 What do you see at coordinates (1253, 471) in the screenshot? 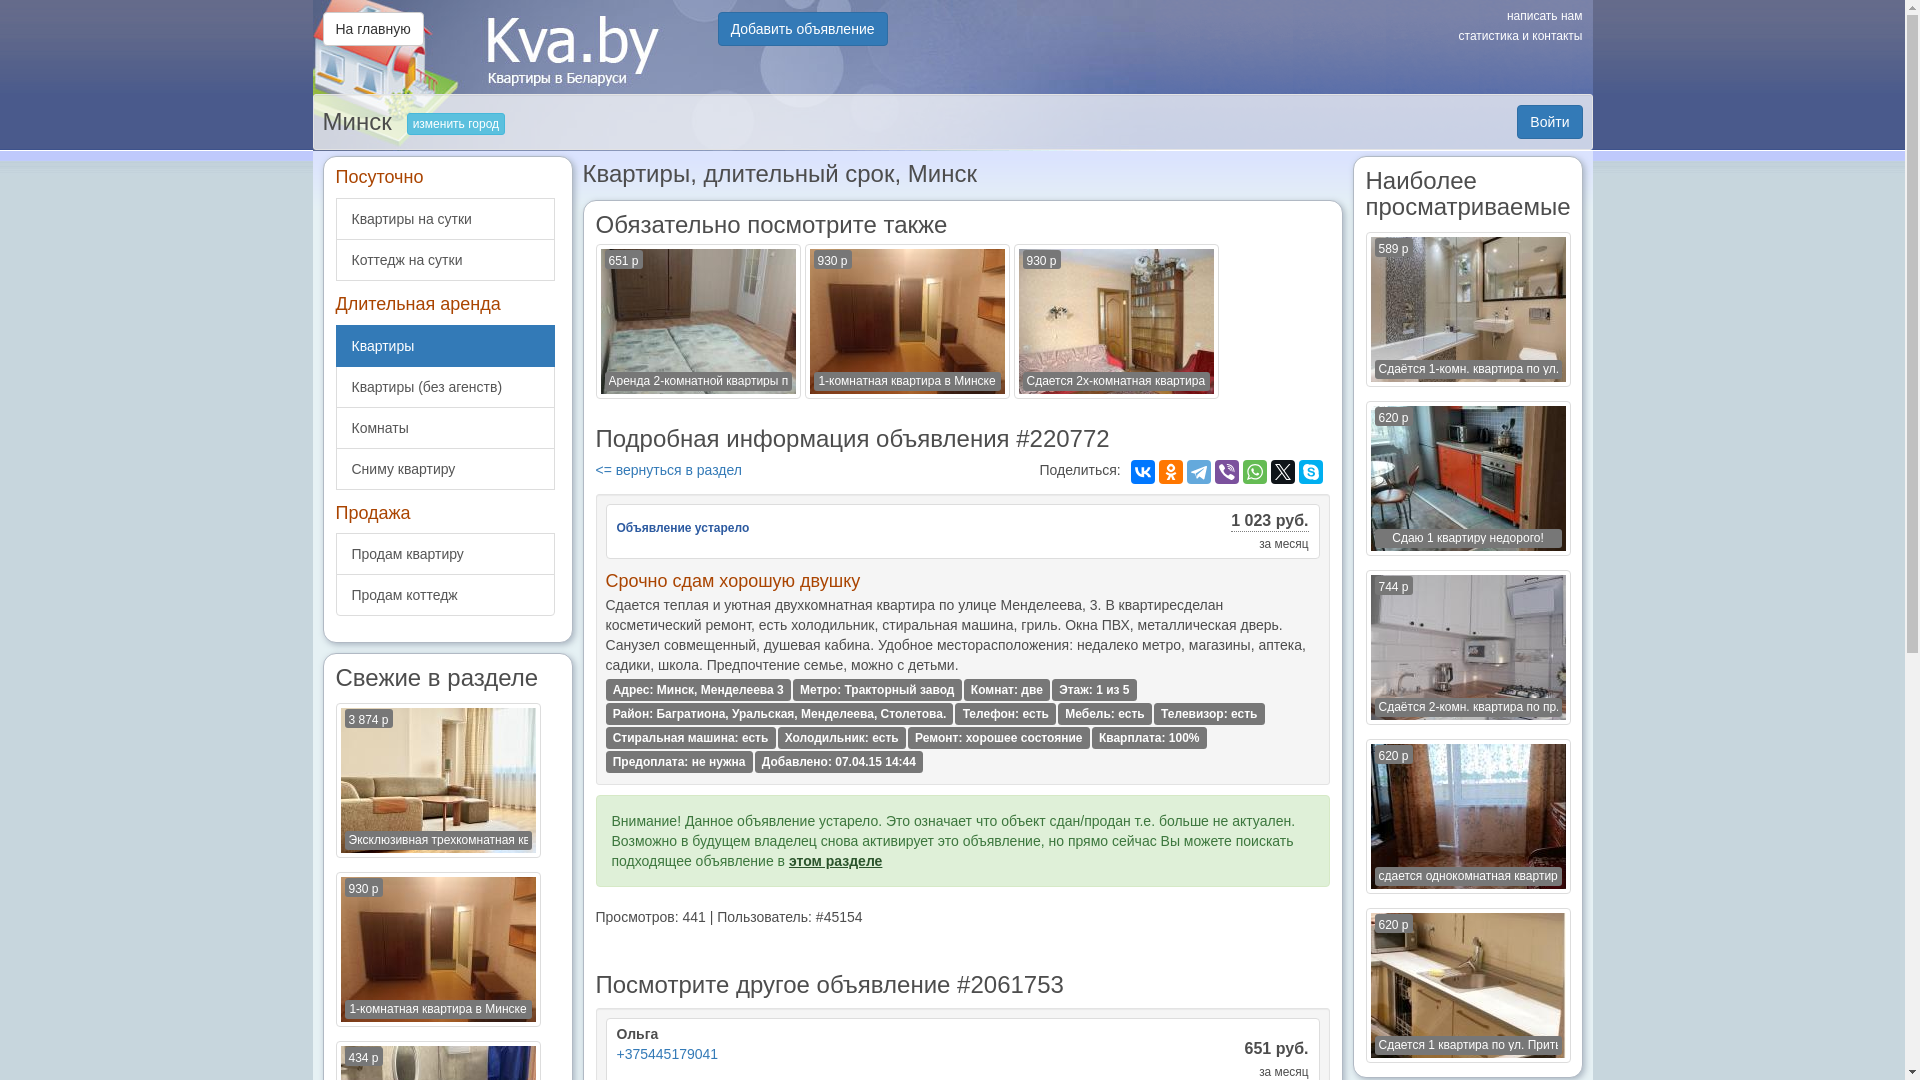
I see `'WhatsApp'` at bounding box center [1253, 471].